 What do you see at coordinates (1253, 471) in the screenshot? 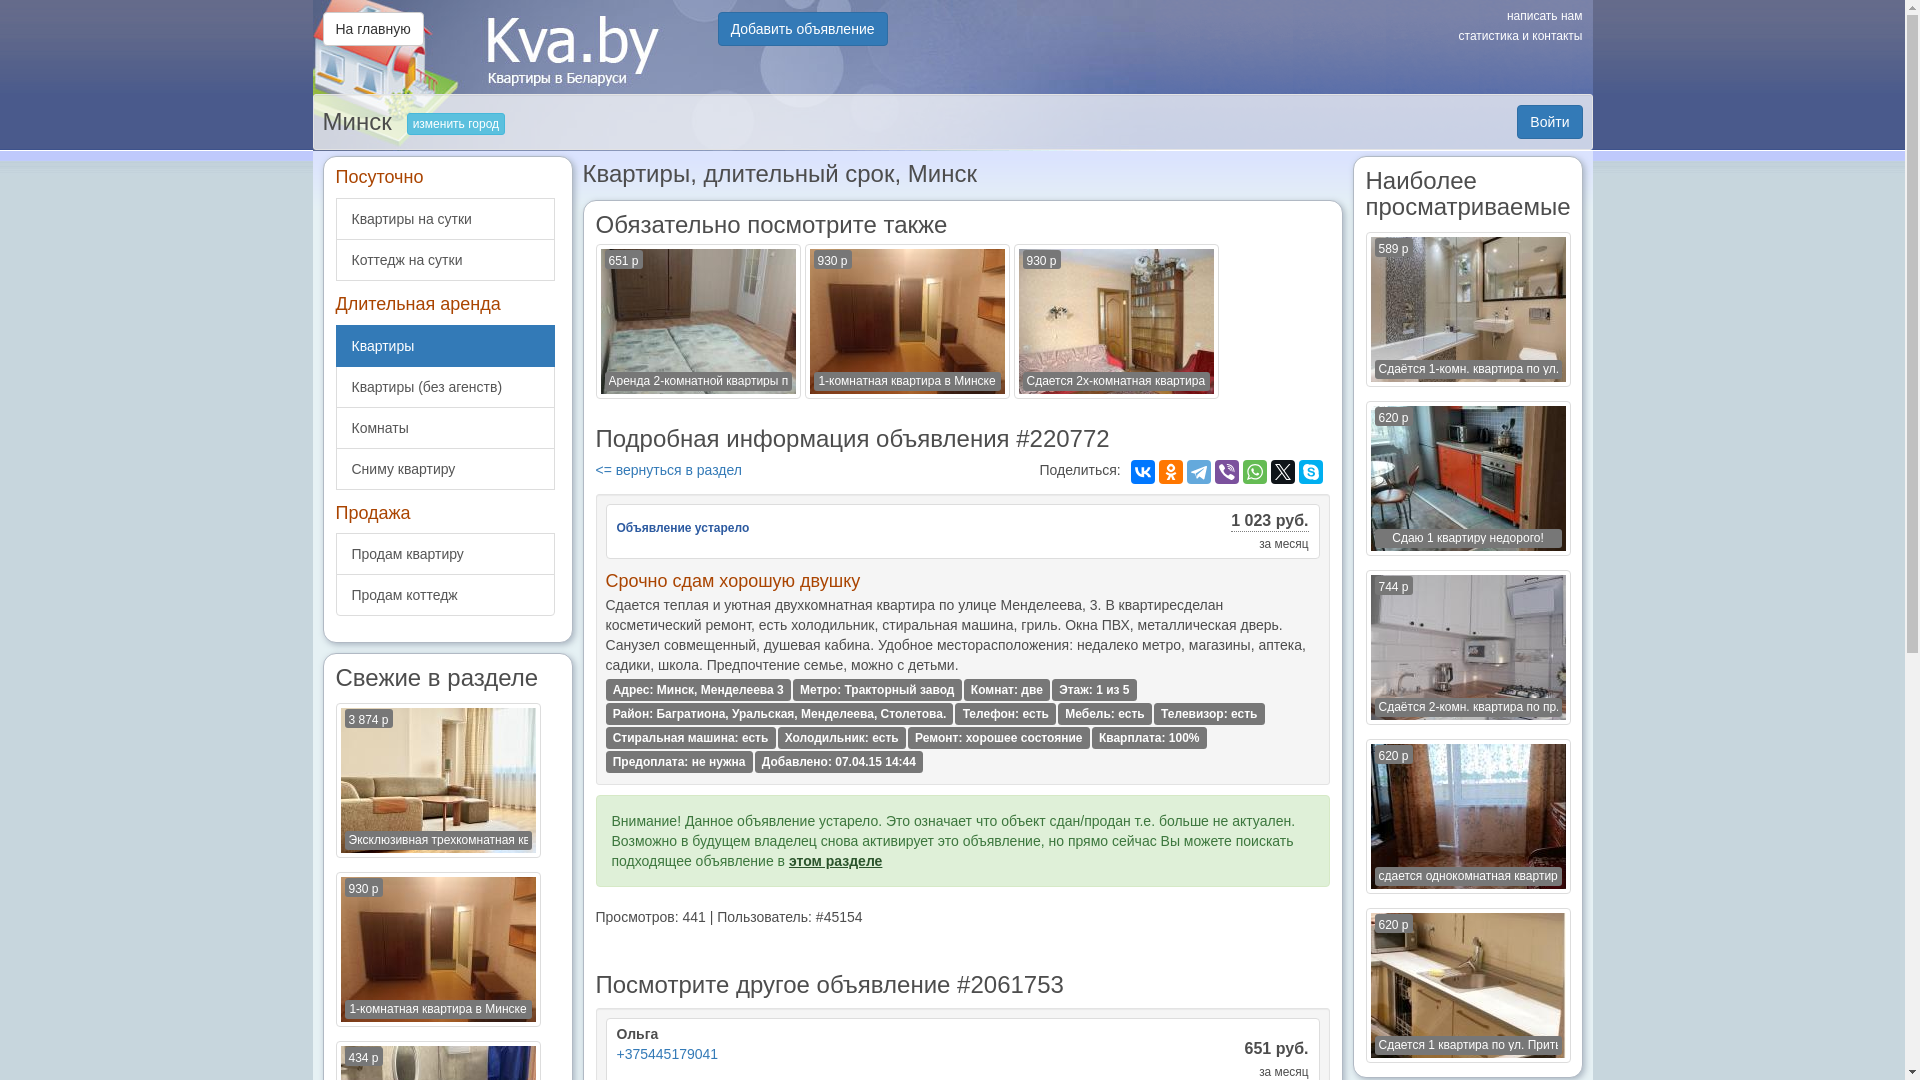
I see `'WhatsApp'` at bounding box center [1253, 471].